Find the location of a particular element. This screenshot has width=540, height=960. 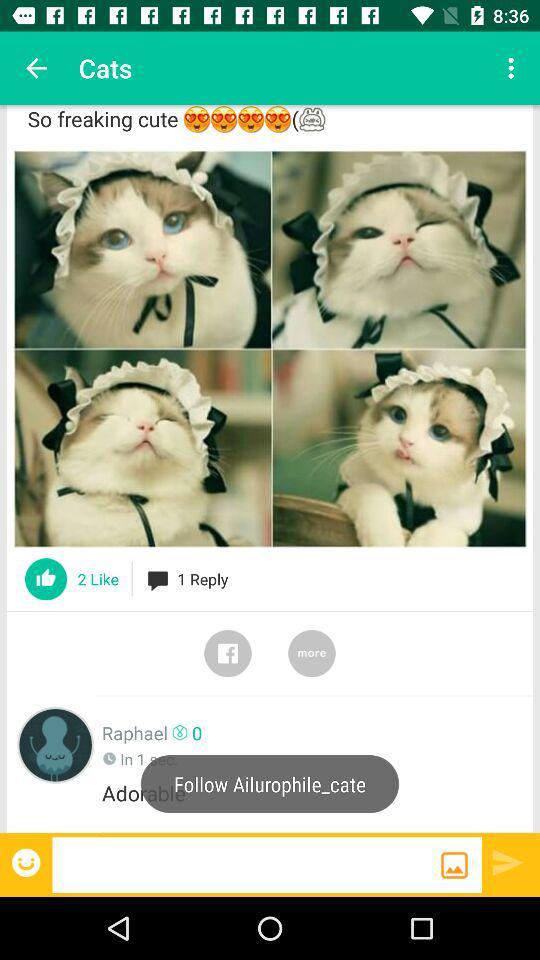

more content is located at coordinates (312, 652).